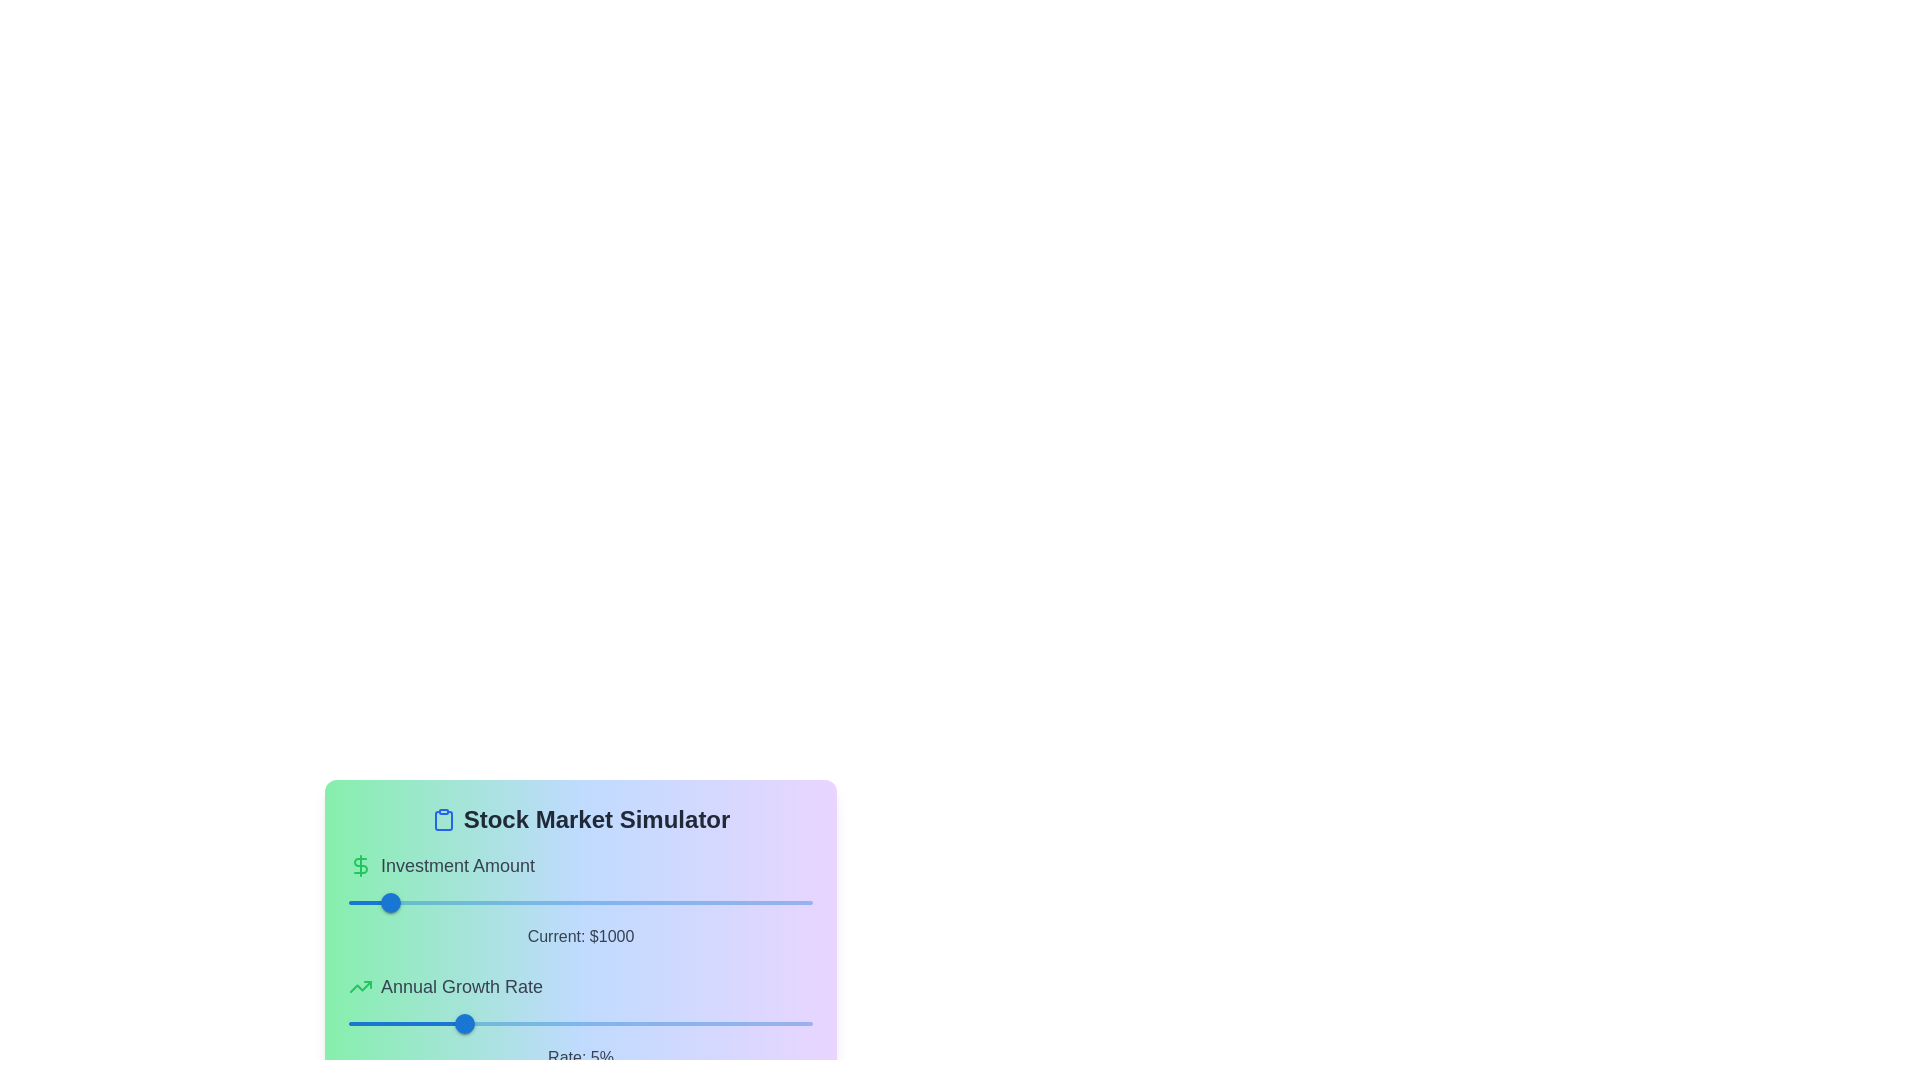  What do you see at coordinates (455, 1023) in the screenshot?
I see `the slider value` at bounding box center [455, 1023].